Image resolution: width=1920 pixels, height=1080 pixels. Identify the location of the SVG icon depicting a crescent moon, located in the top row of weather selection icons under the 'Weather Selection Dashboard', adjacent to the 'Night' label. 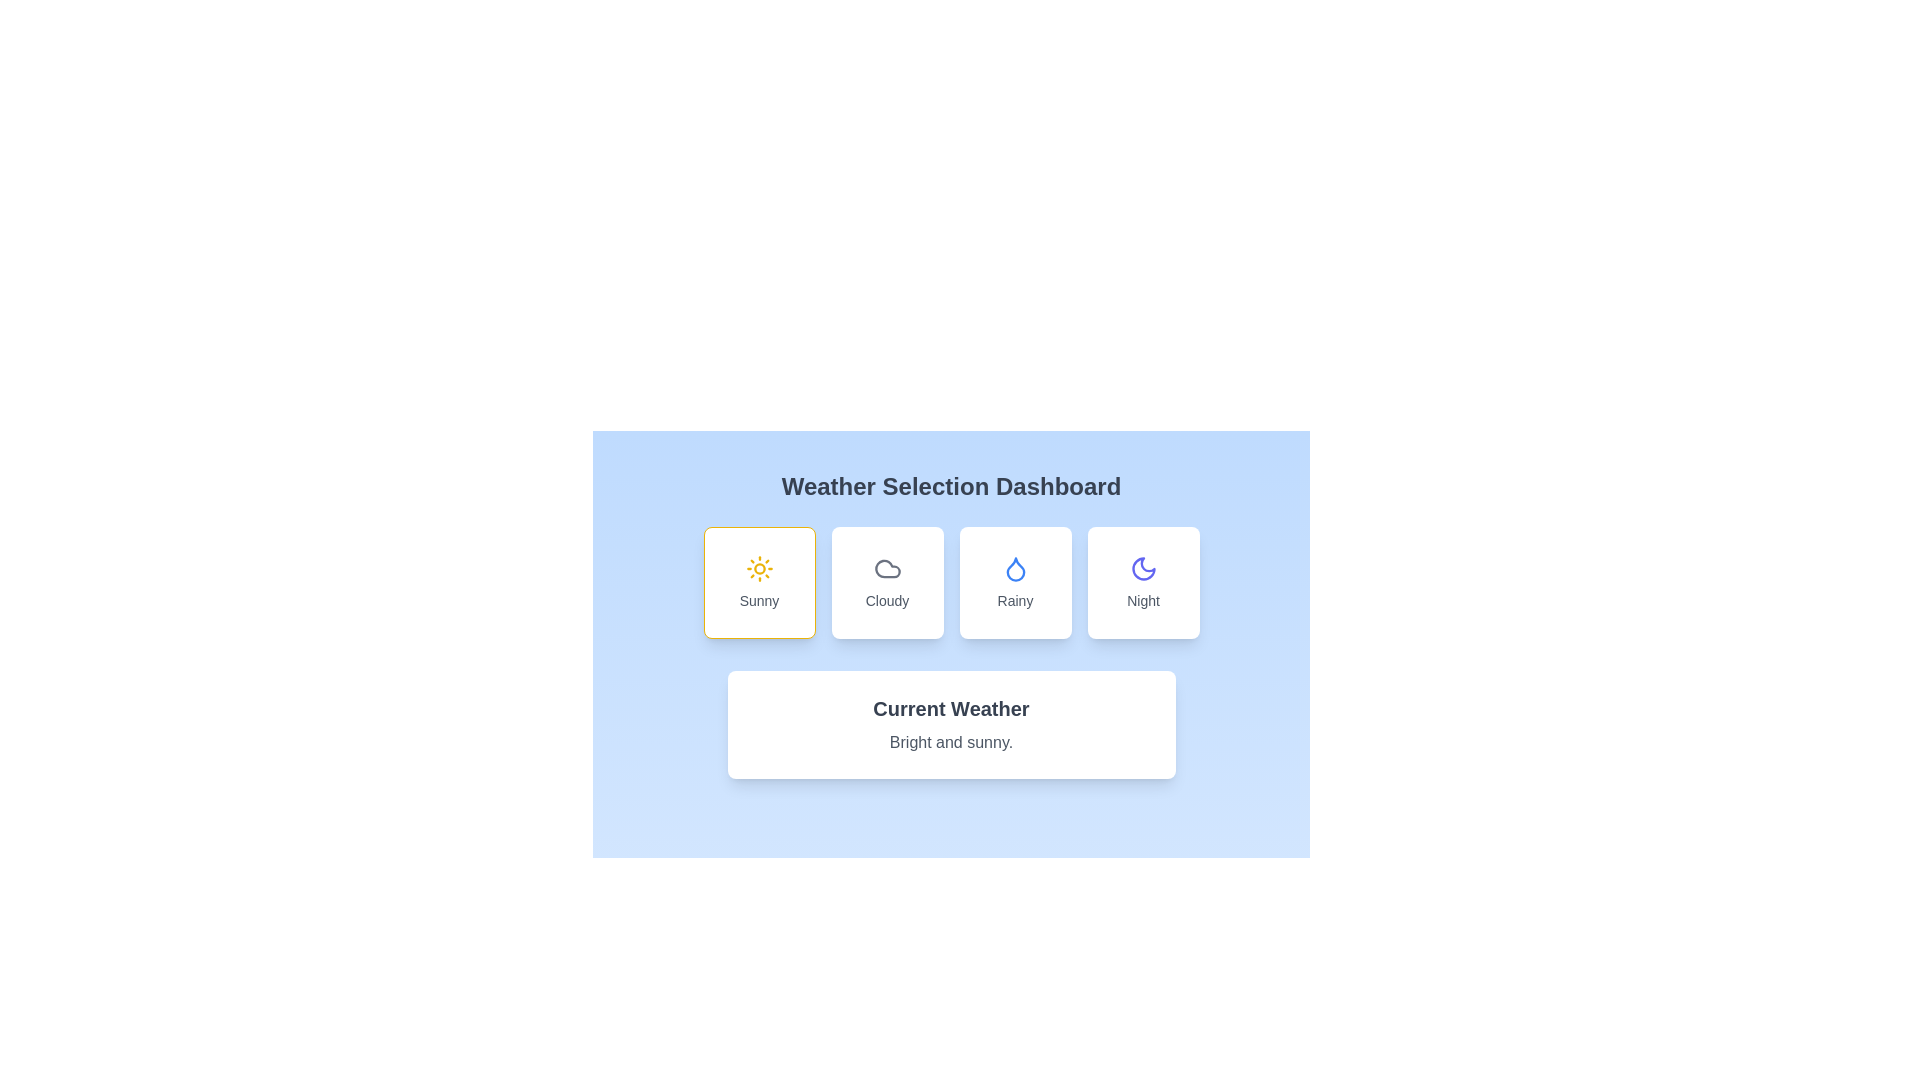
(1143, 569).